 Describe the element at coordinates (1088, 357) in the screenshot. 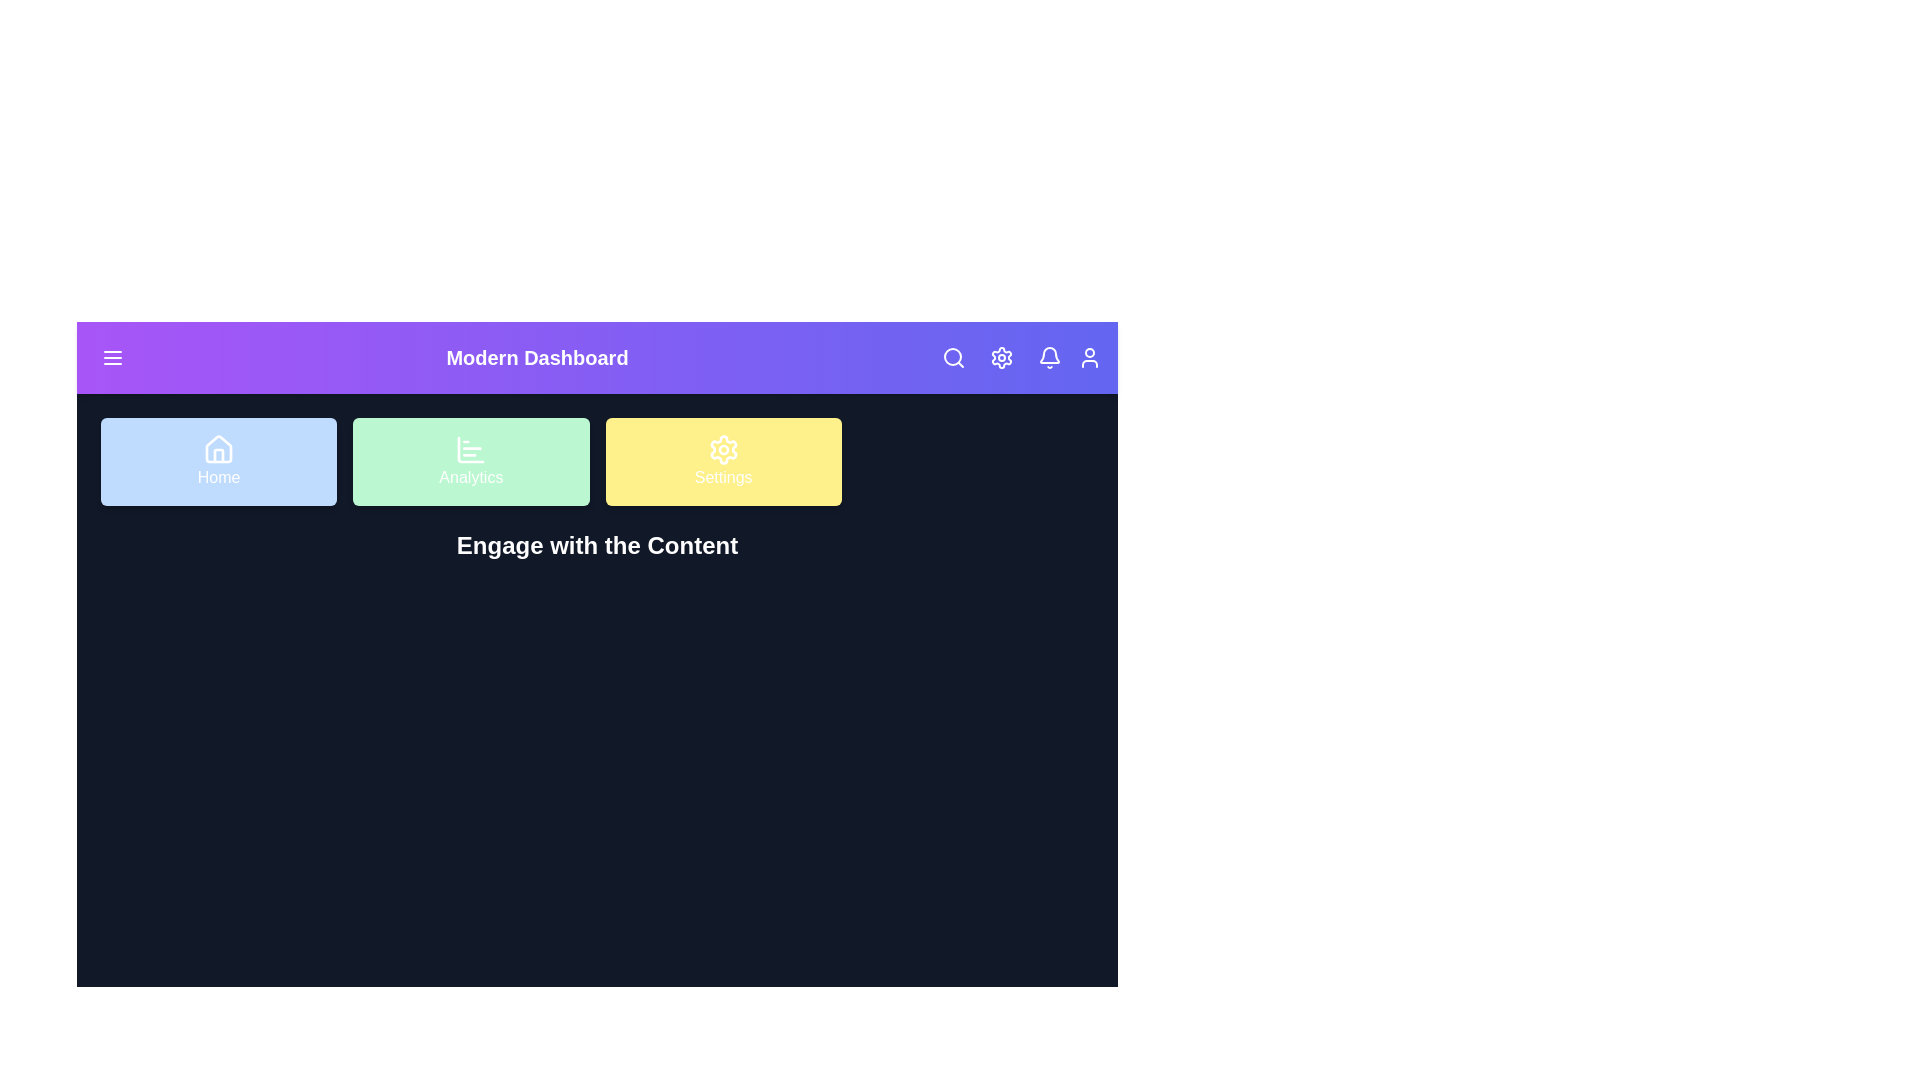

I see `the User icon to access user account options` at that location.